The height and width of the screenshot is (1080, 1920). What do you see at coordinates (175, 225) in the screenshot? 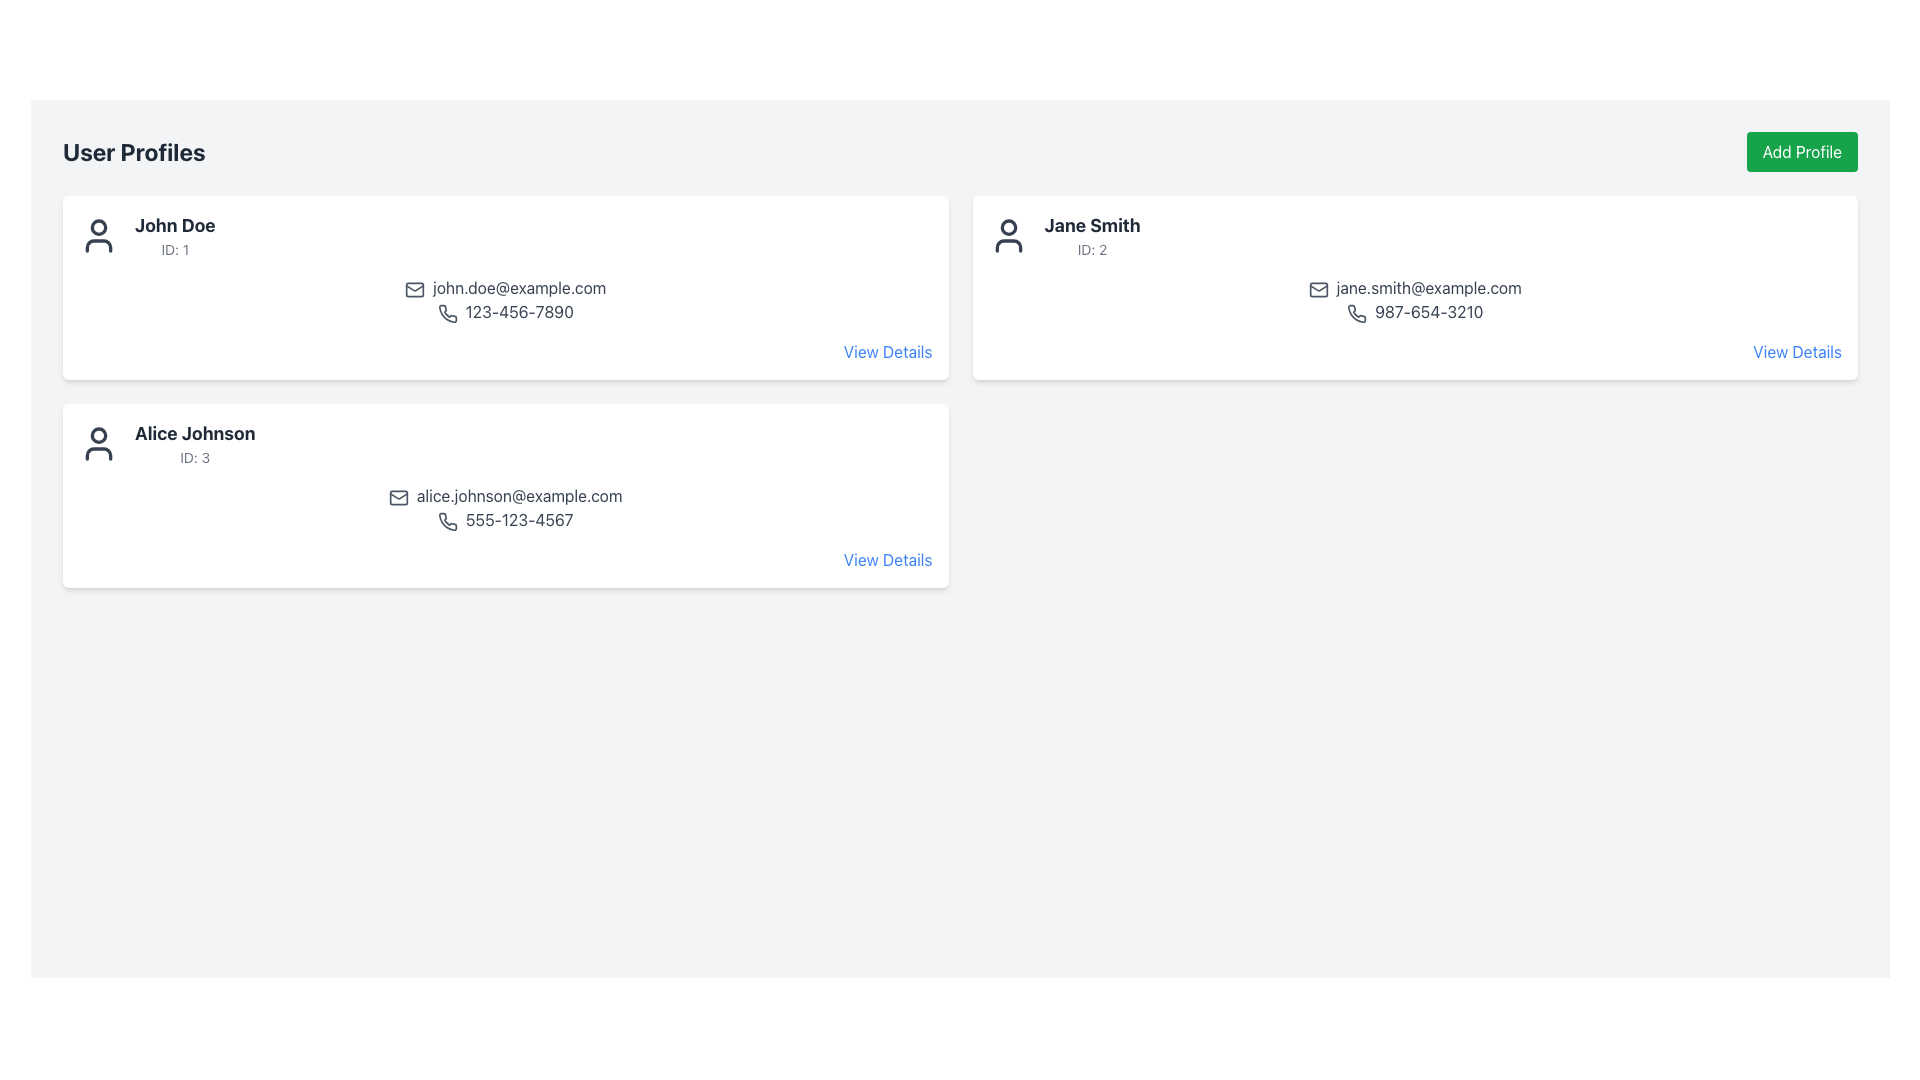
I see `bold text label 'John Doe' displayed in larger font size at the top-center of the user profile card` at bounding box center [175, 225].